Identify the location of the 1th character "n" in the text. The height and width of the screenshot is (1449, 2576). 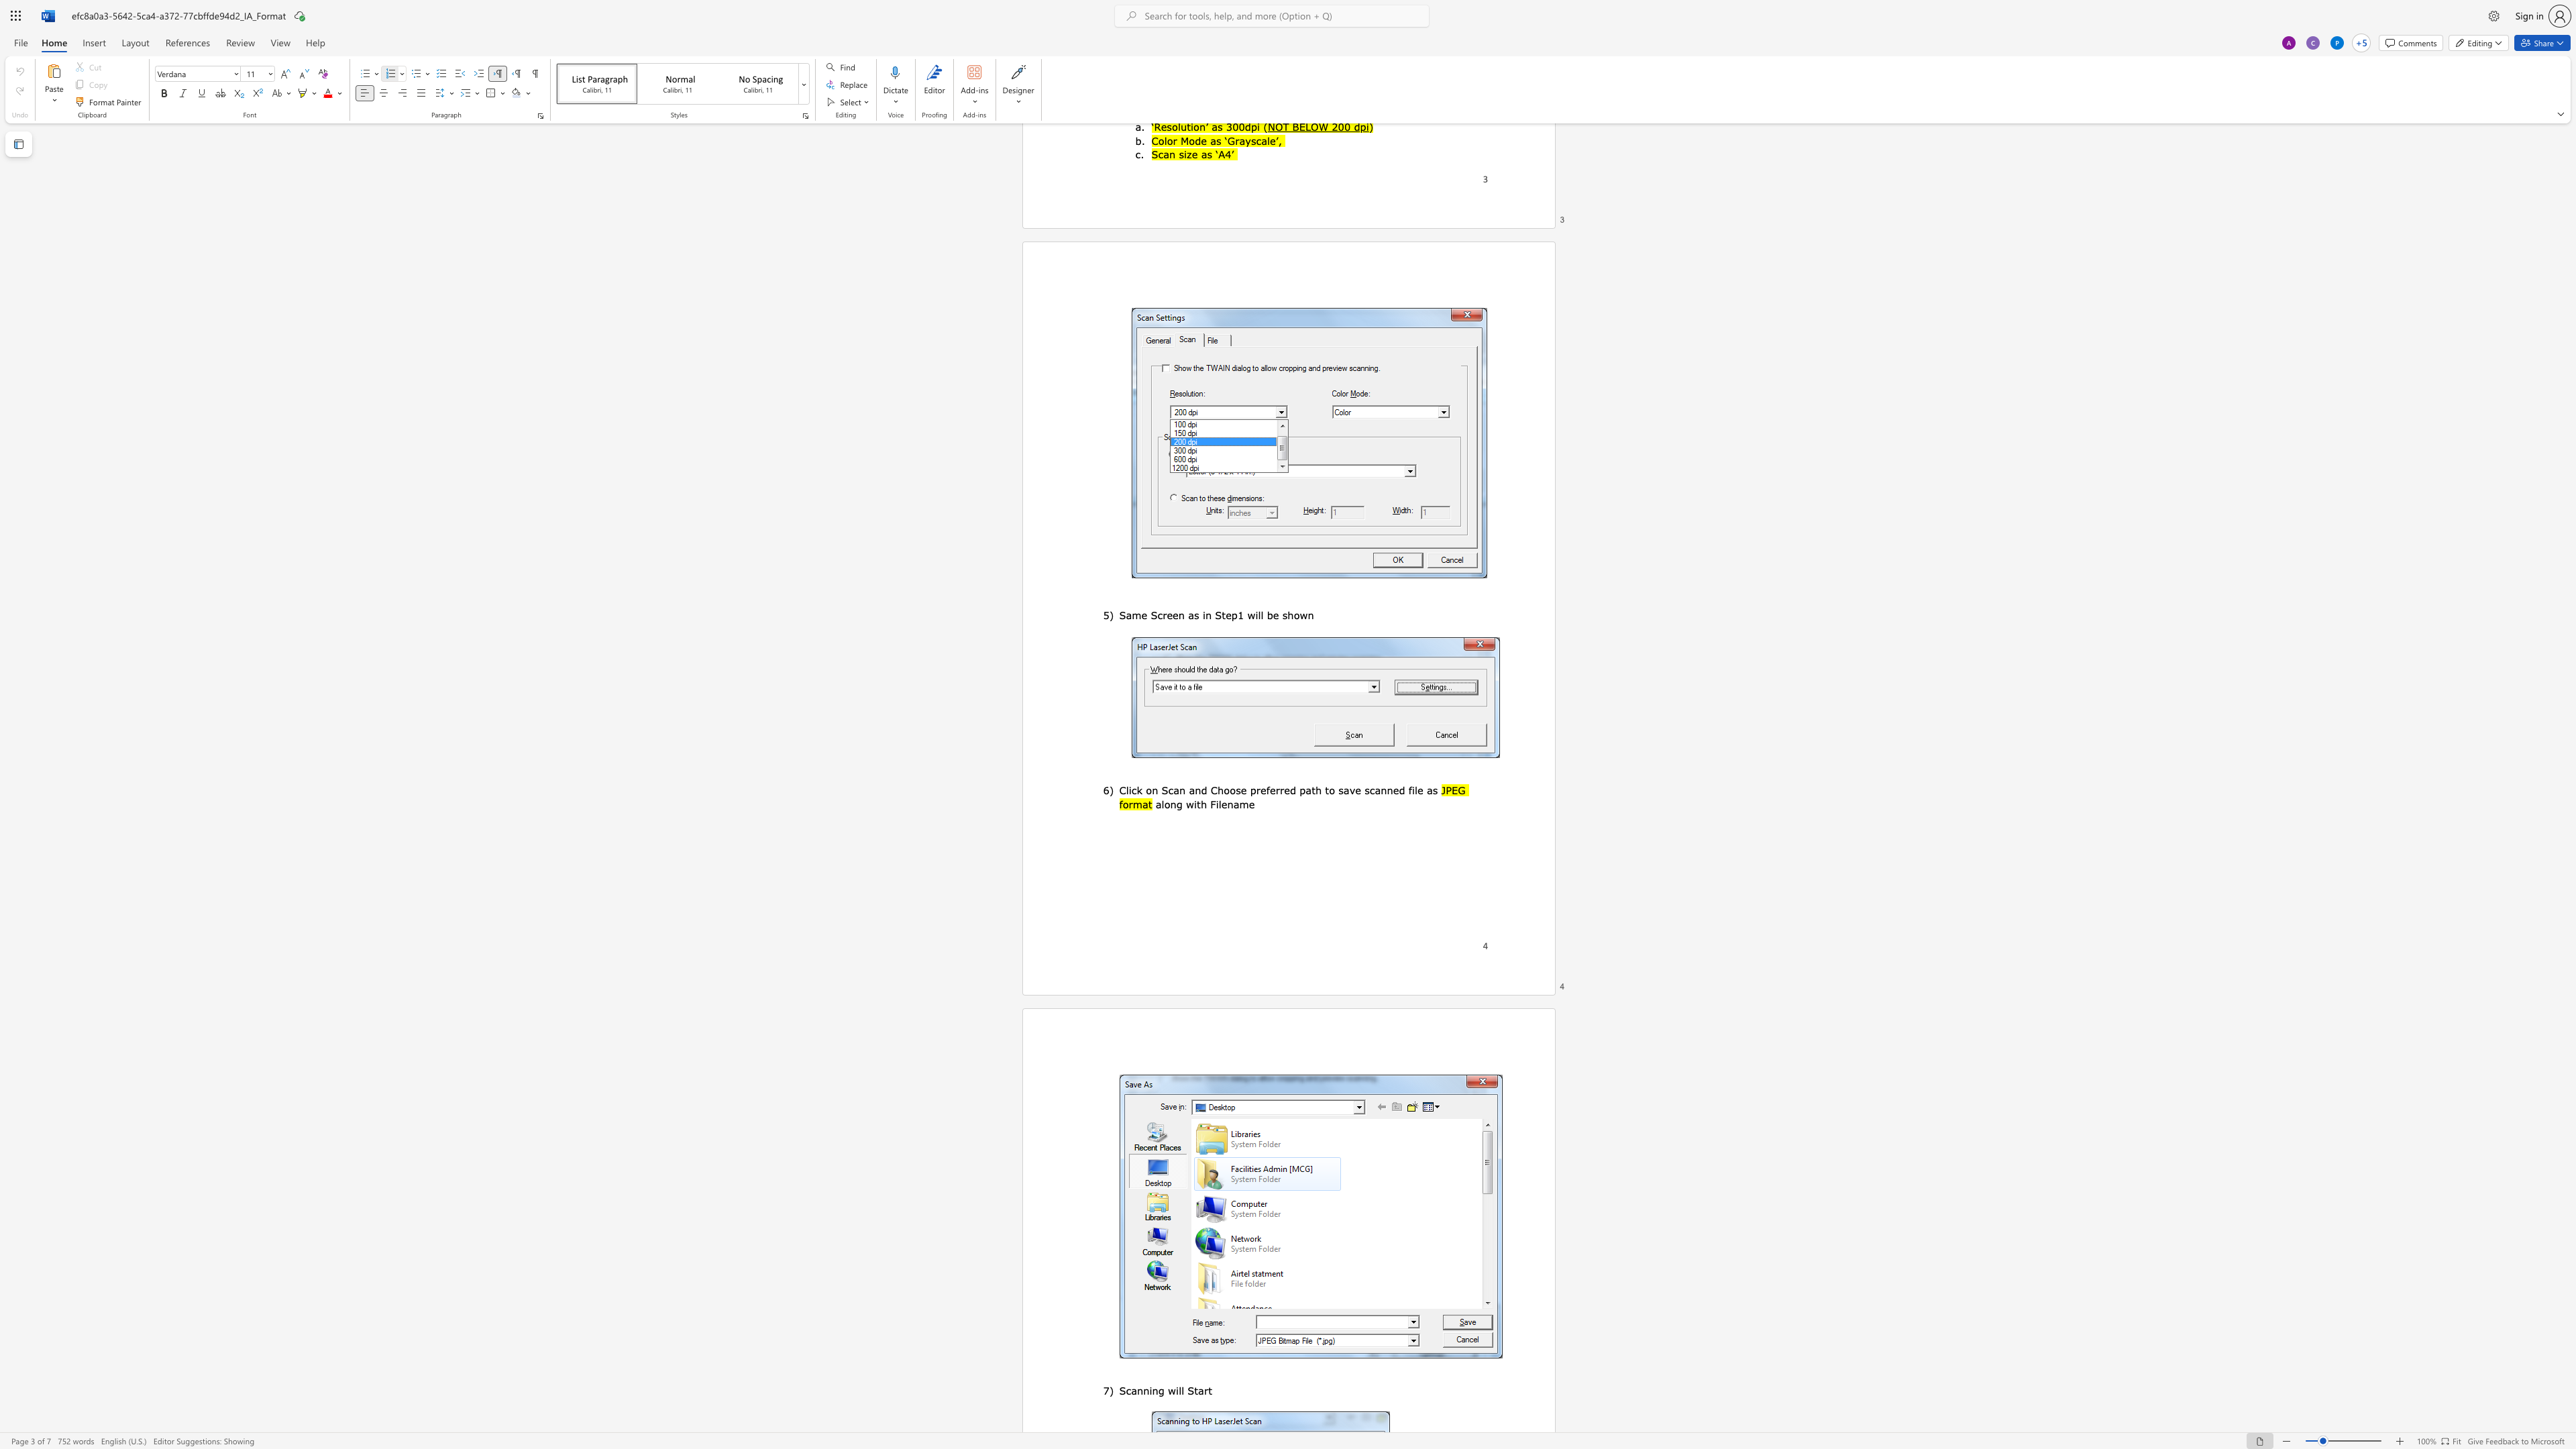
(1153, 790).